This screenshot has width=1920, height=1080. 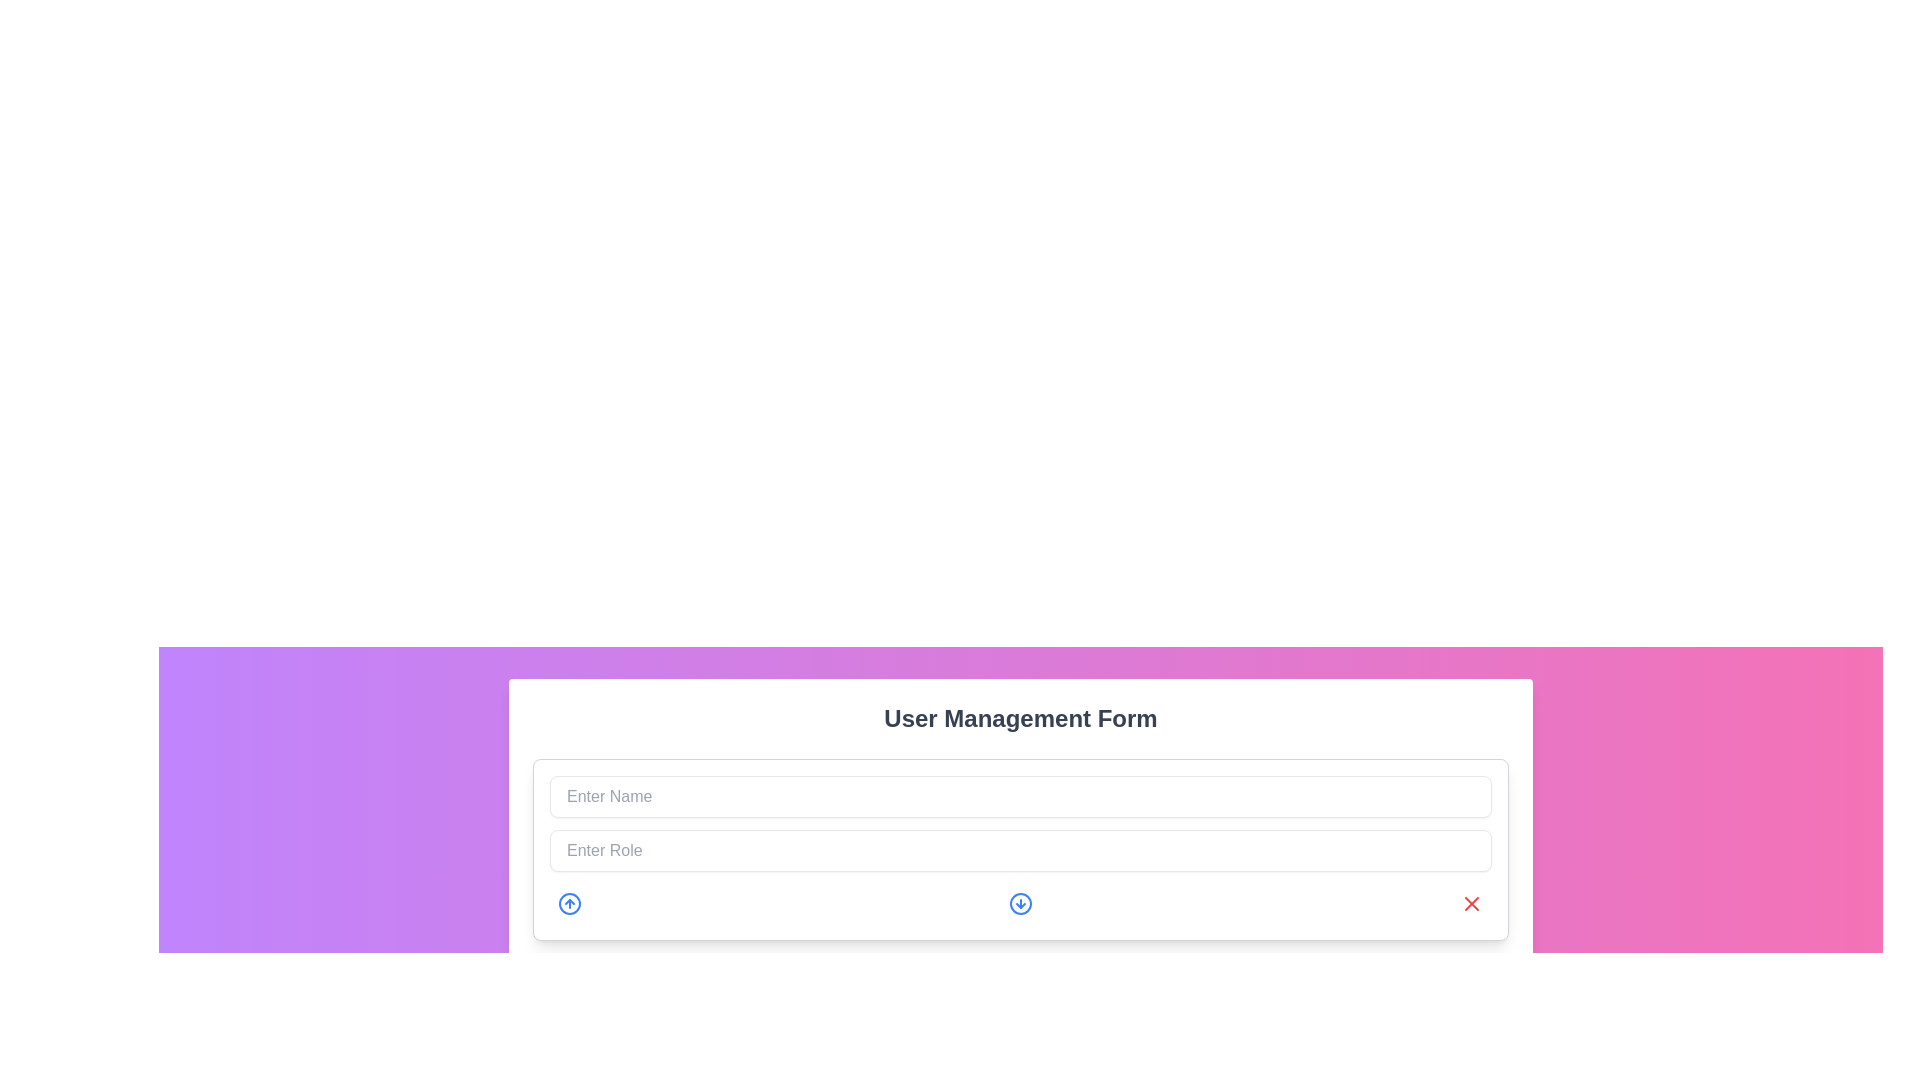 What do you see at coordinates (1472, 903) in the screenshot?
I see `the close or delete indicator icon located in the bottom-right corner of the 'User Management Form'` at bounding box center [1472, 903].